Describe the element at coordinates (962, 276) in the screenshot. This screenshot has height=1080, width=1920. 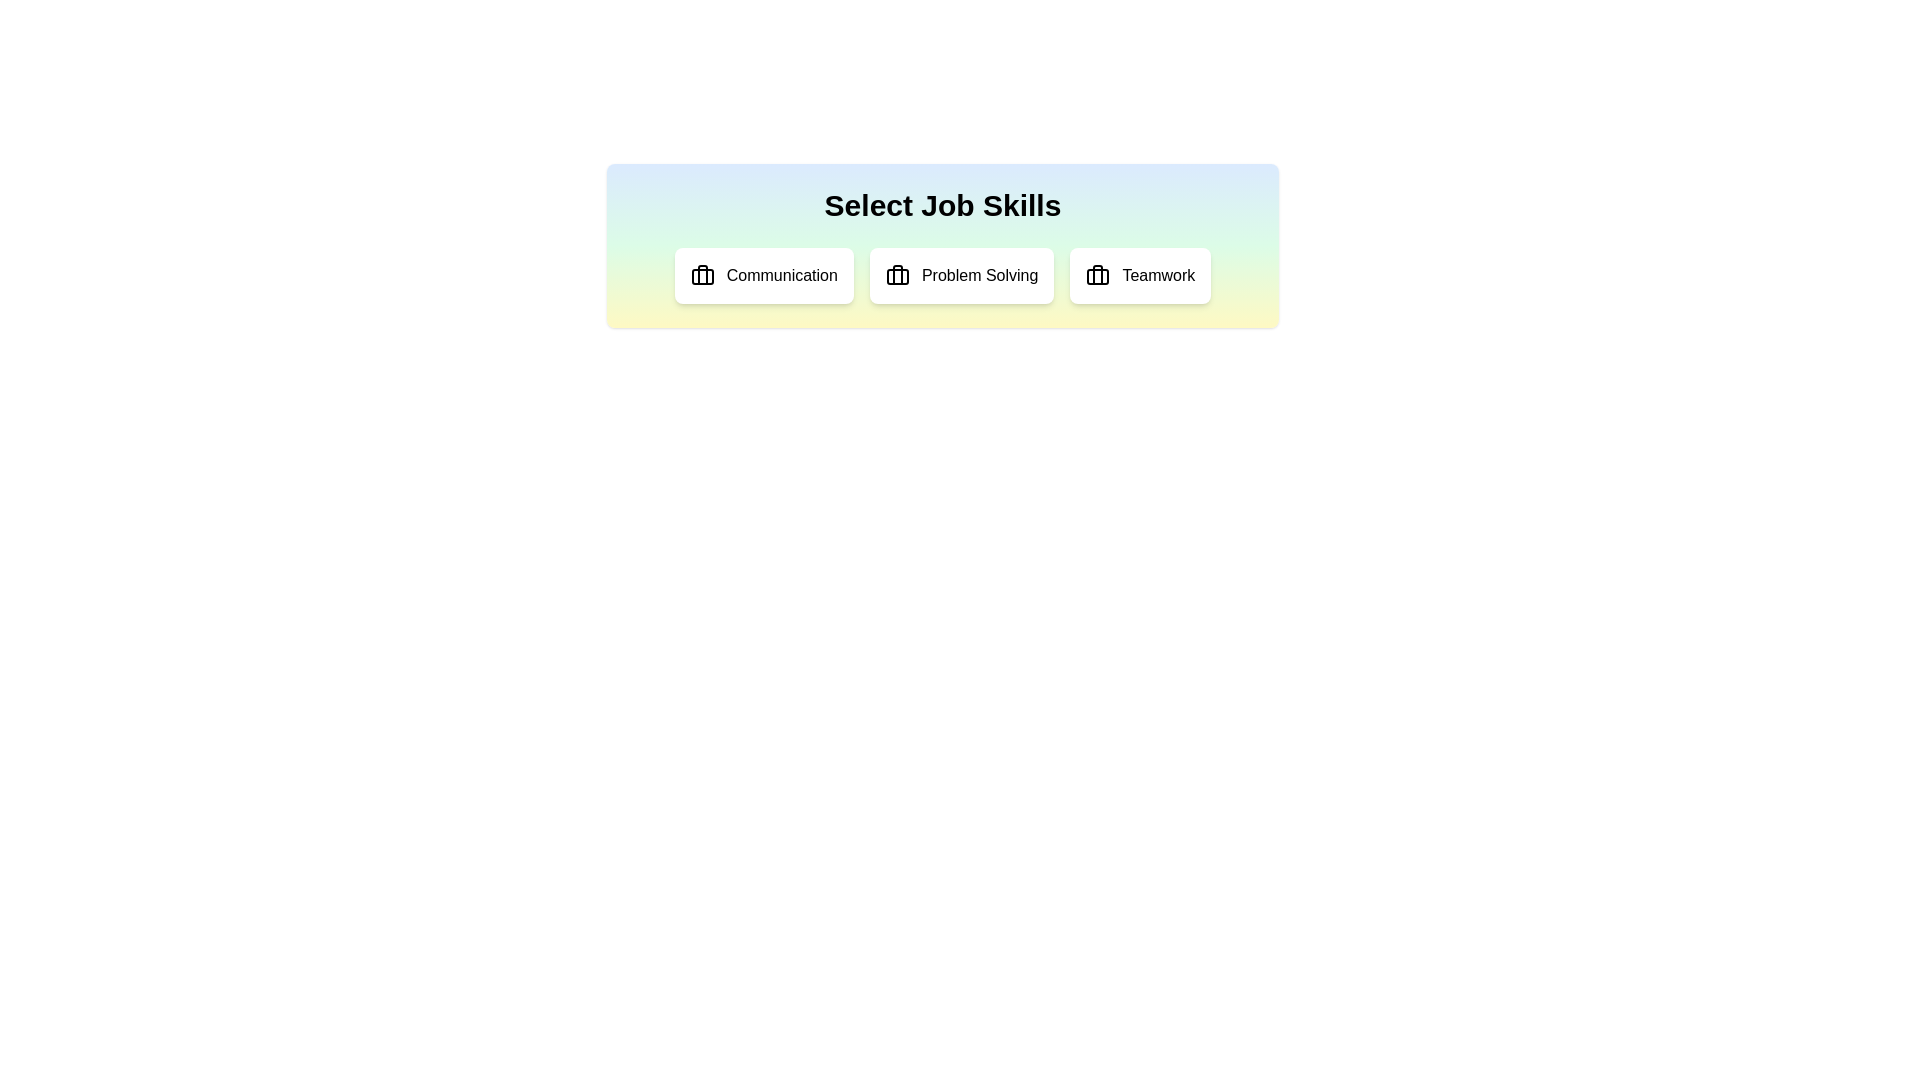
I see `the skill card labeled 'Problem Solving' to select or deselect it` at that location.